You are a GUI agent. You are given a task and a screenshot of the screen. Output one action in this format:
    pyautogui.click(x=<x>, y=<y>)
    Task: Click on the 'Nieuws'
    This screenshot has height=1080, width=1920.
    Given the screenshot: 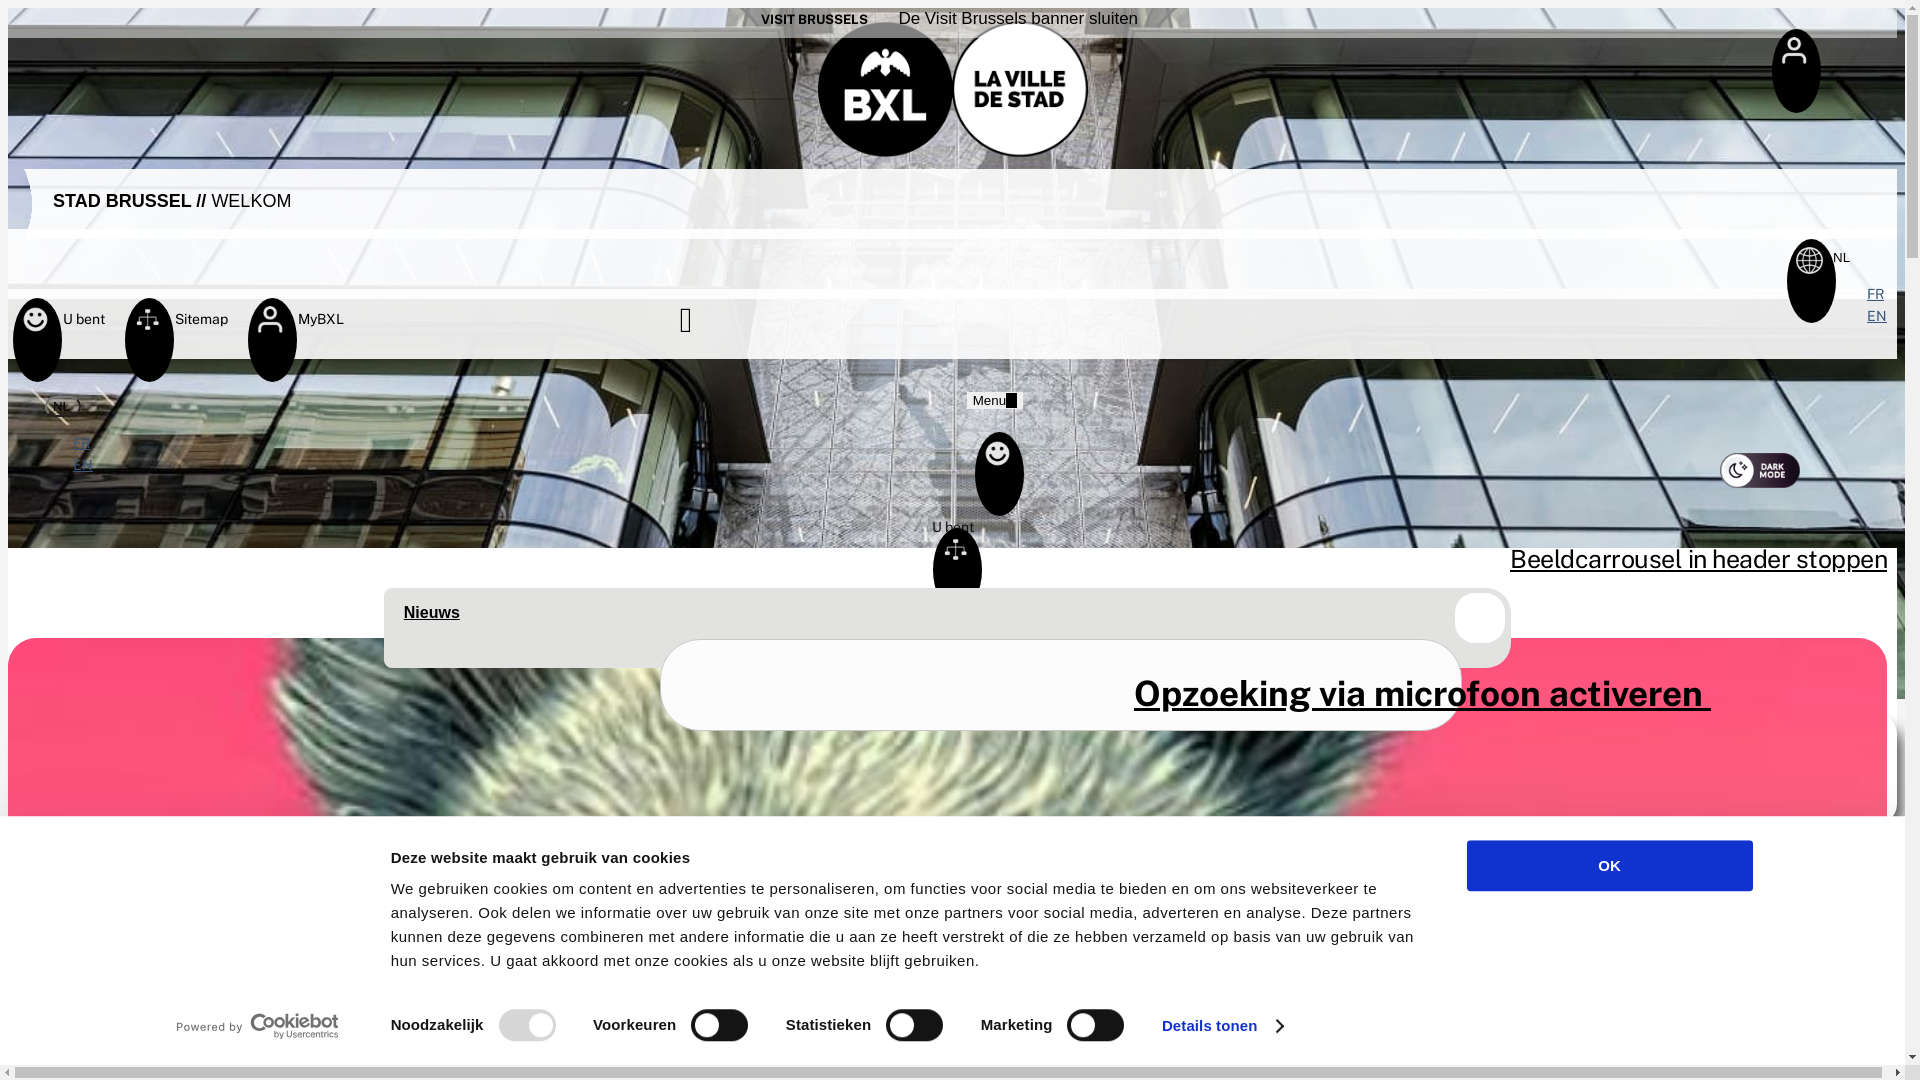 What is the action you would take?
    pyautogui.click(x=431, y=611)
    